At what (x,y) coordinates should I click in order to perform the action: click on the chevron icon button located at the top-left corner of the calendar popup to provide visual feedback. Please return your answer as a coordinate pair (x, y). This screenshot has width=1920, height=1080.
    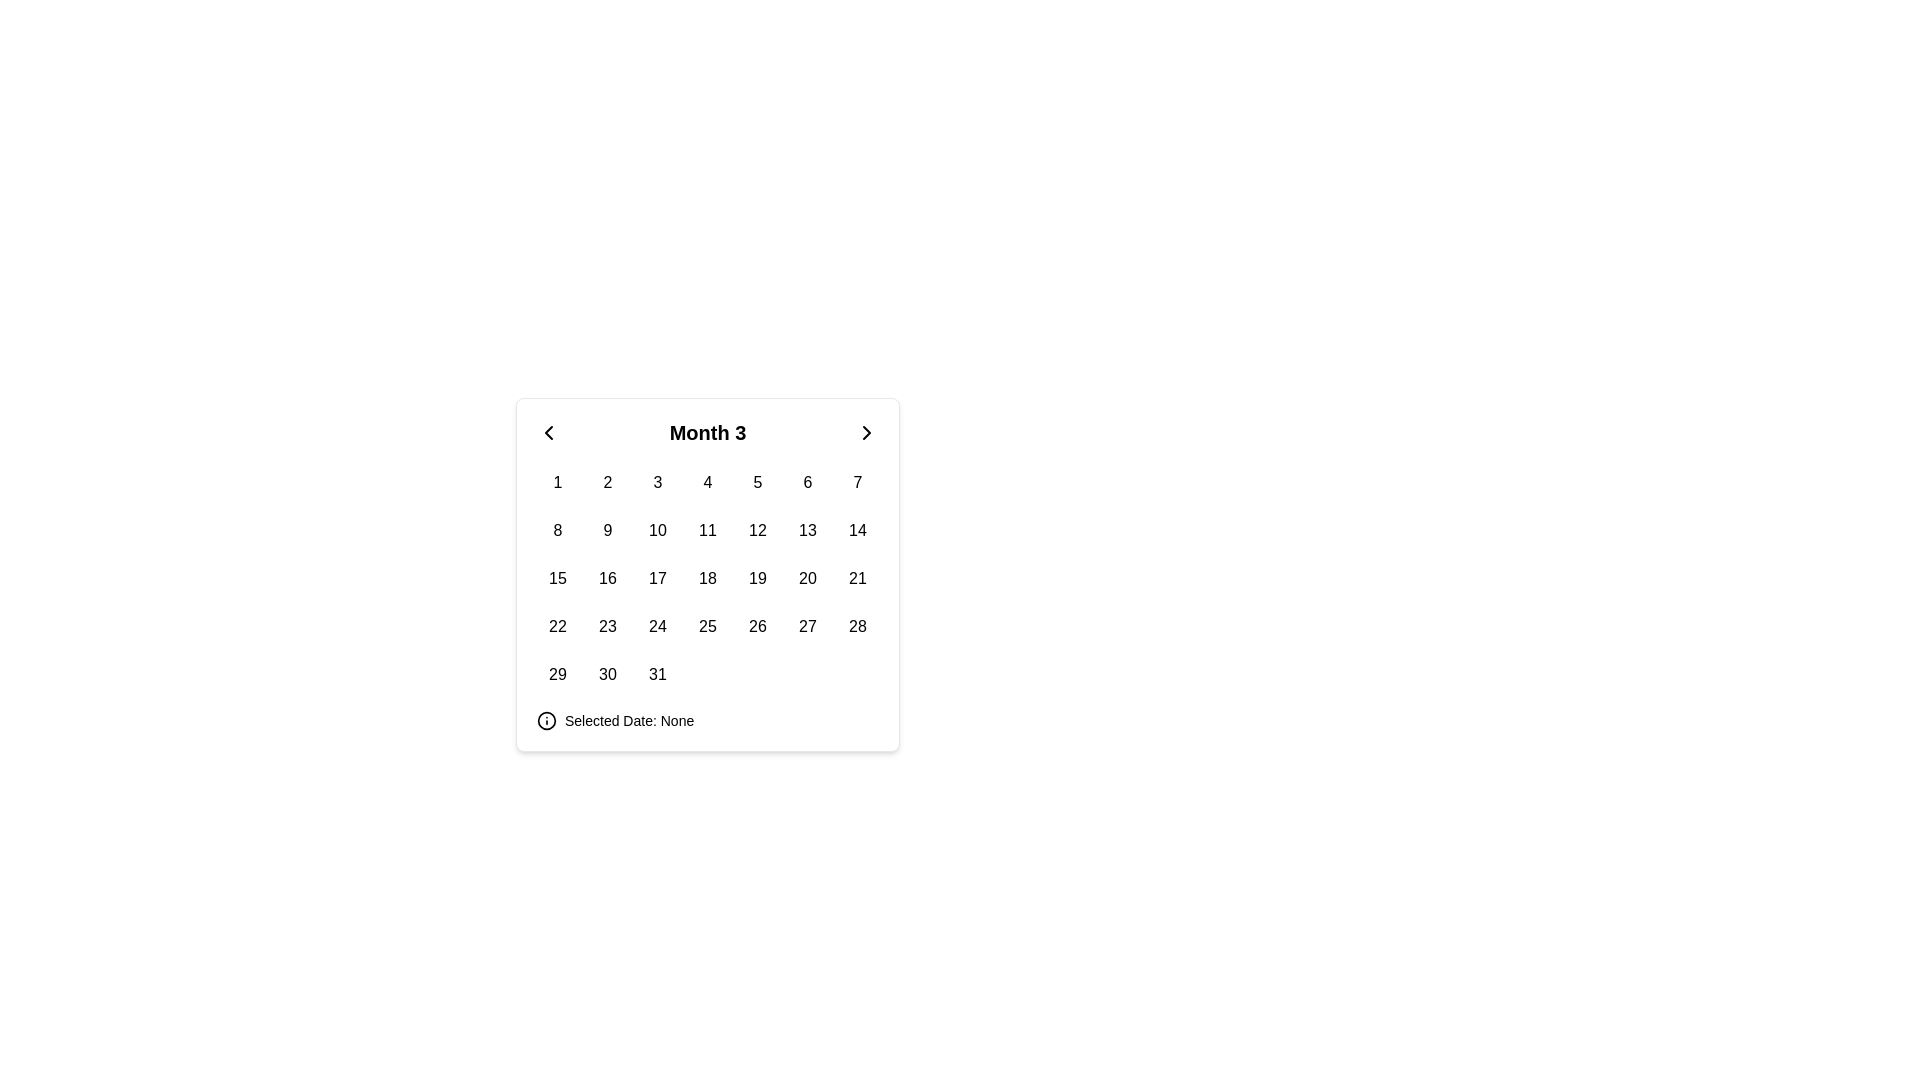
    Looking at the image, I should click on (548, 431).